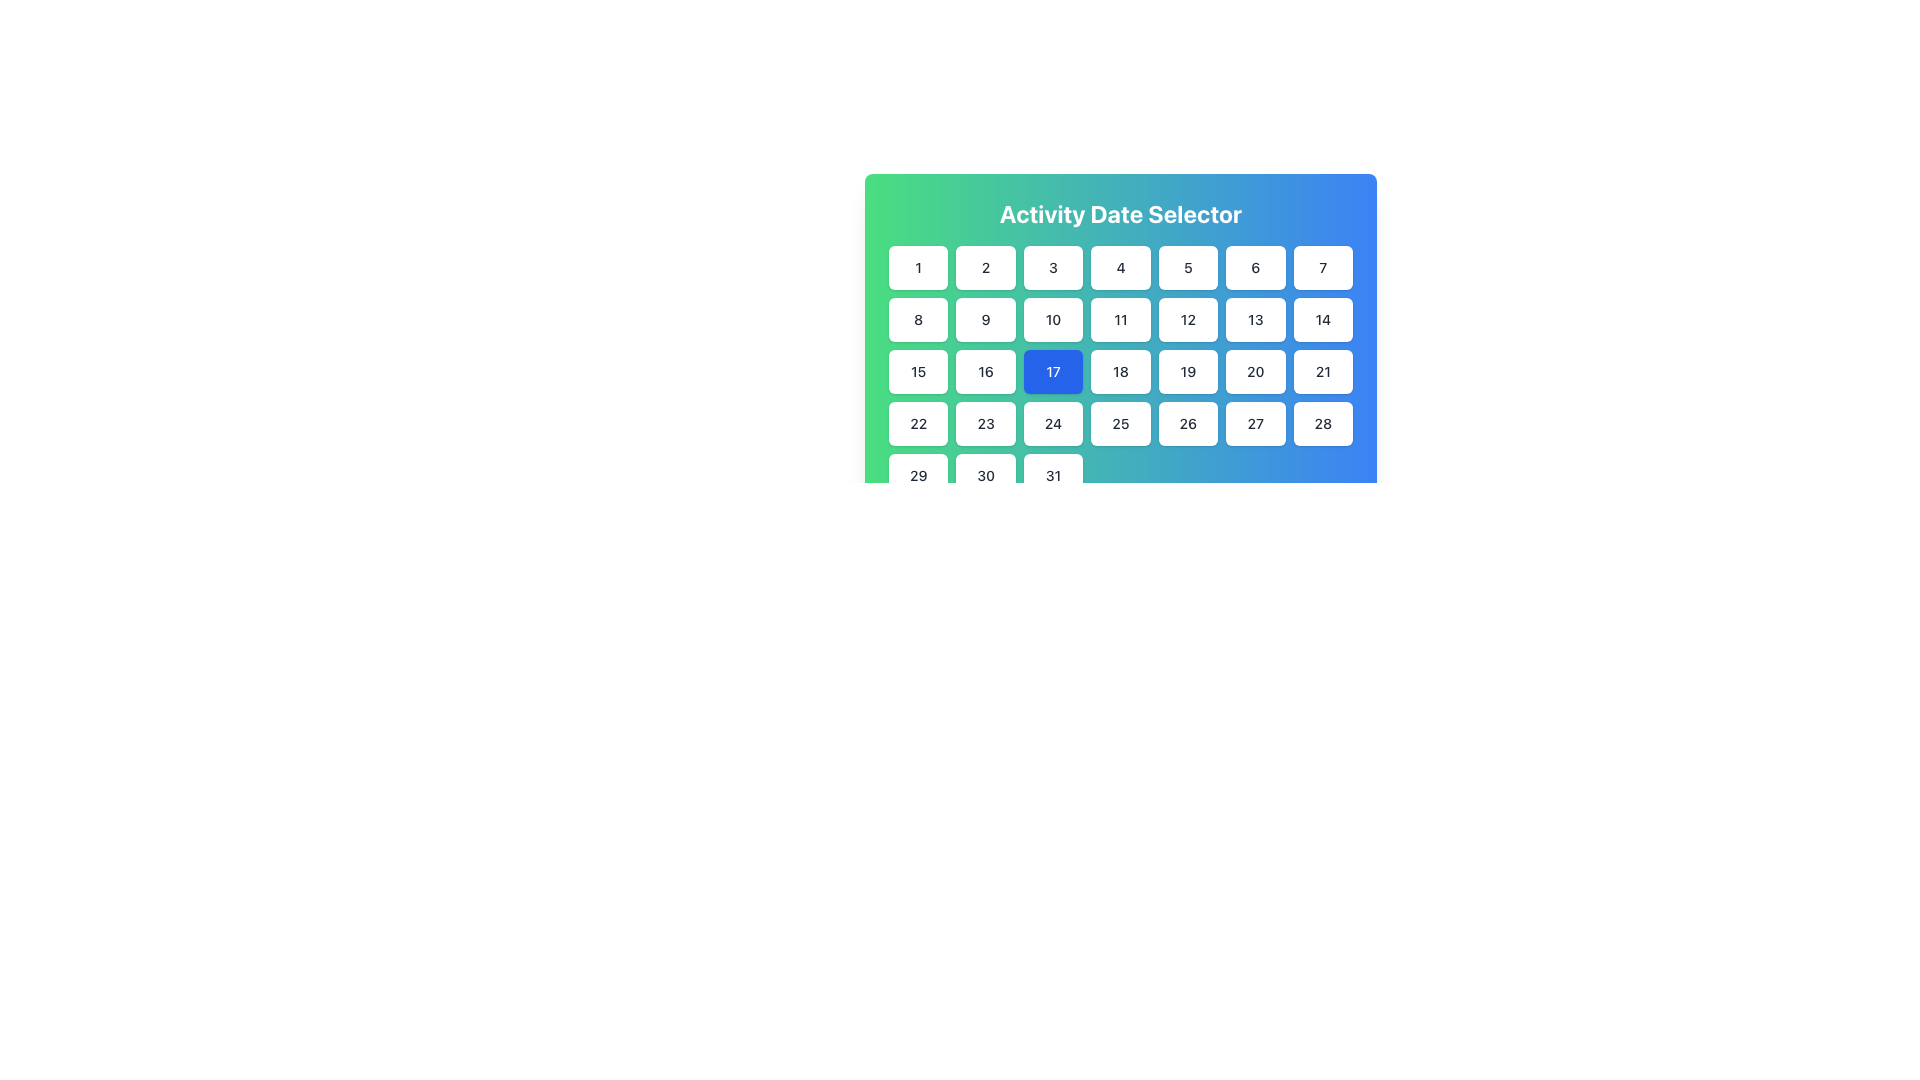 Image resolution: width=1920 pixels, height=1080 pixels. I want to click on the calendar button displaying the number '18', so click(1121, 371).